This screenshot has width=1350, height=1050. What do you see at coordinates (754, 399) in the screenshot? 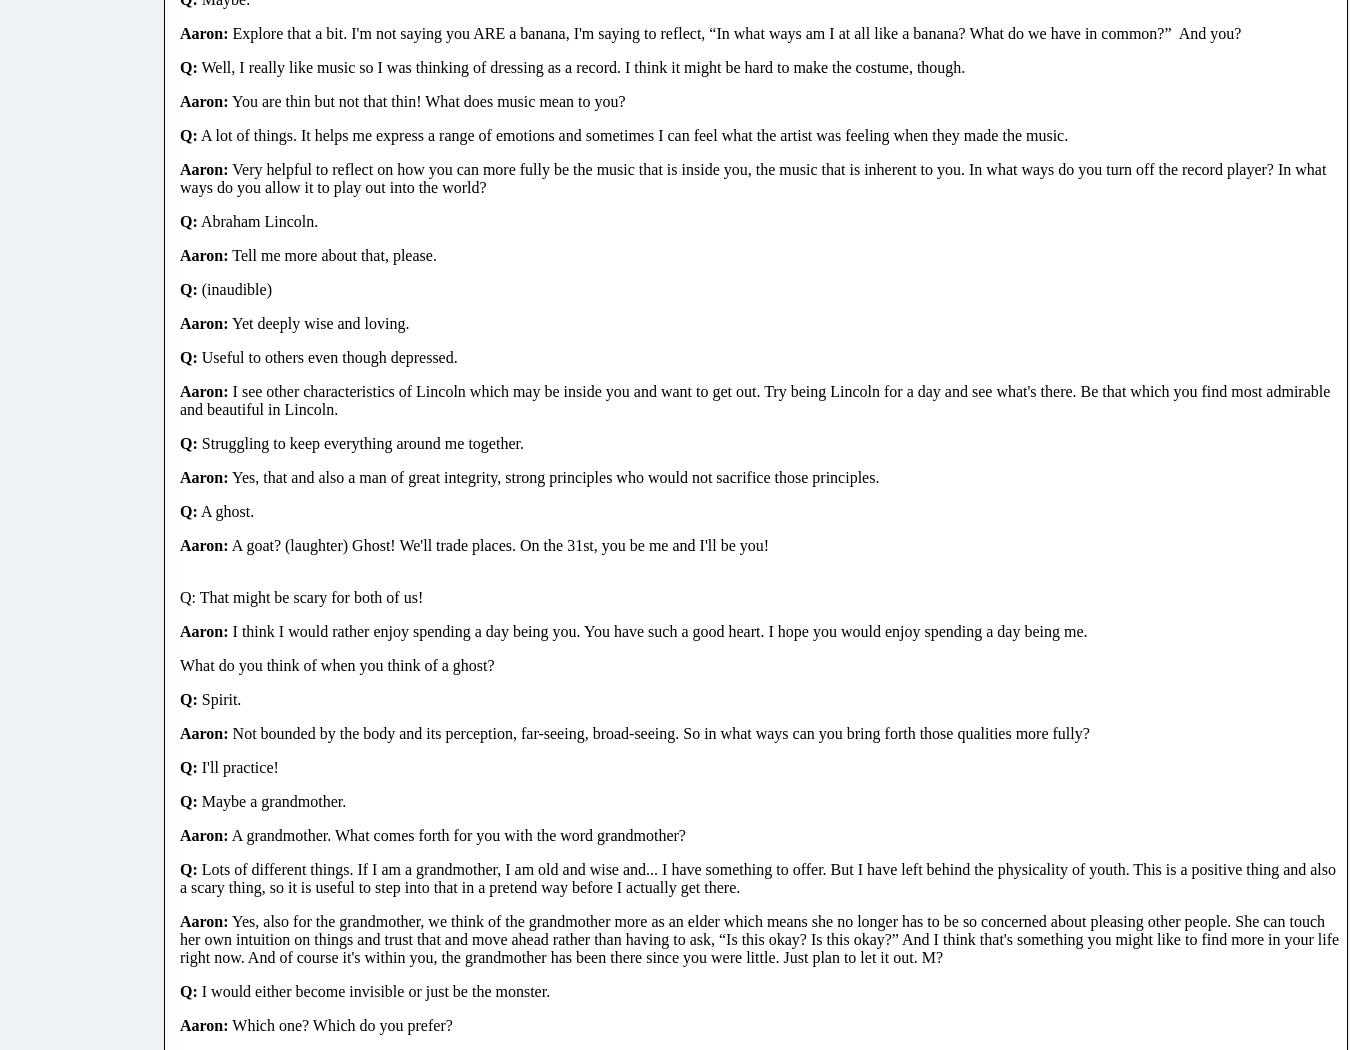
I see `'I see other characteristics of Lincoln which may be inside you and want to get out. Try being Lincoln for a day and see what's there. Be that which you find most admirable and beautiful in Lincoln.'` at bounding box center [754, 399].